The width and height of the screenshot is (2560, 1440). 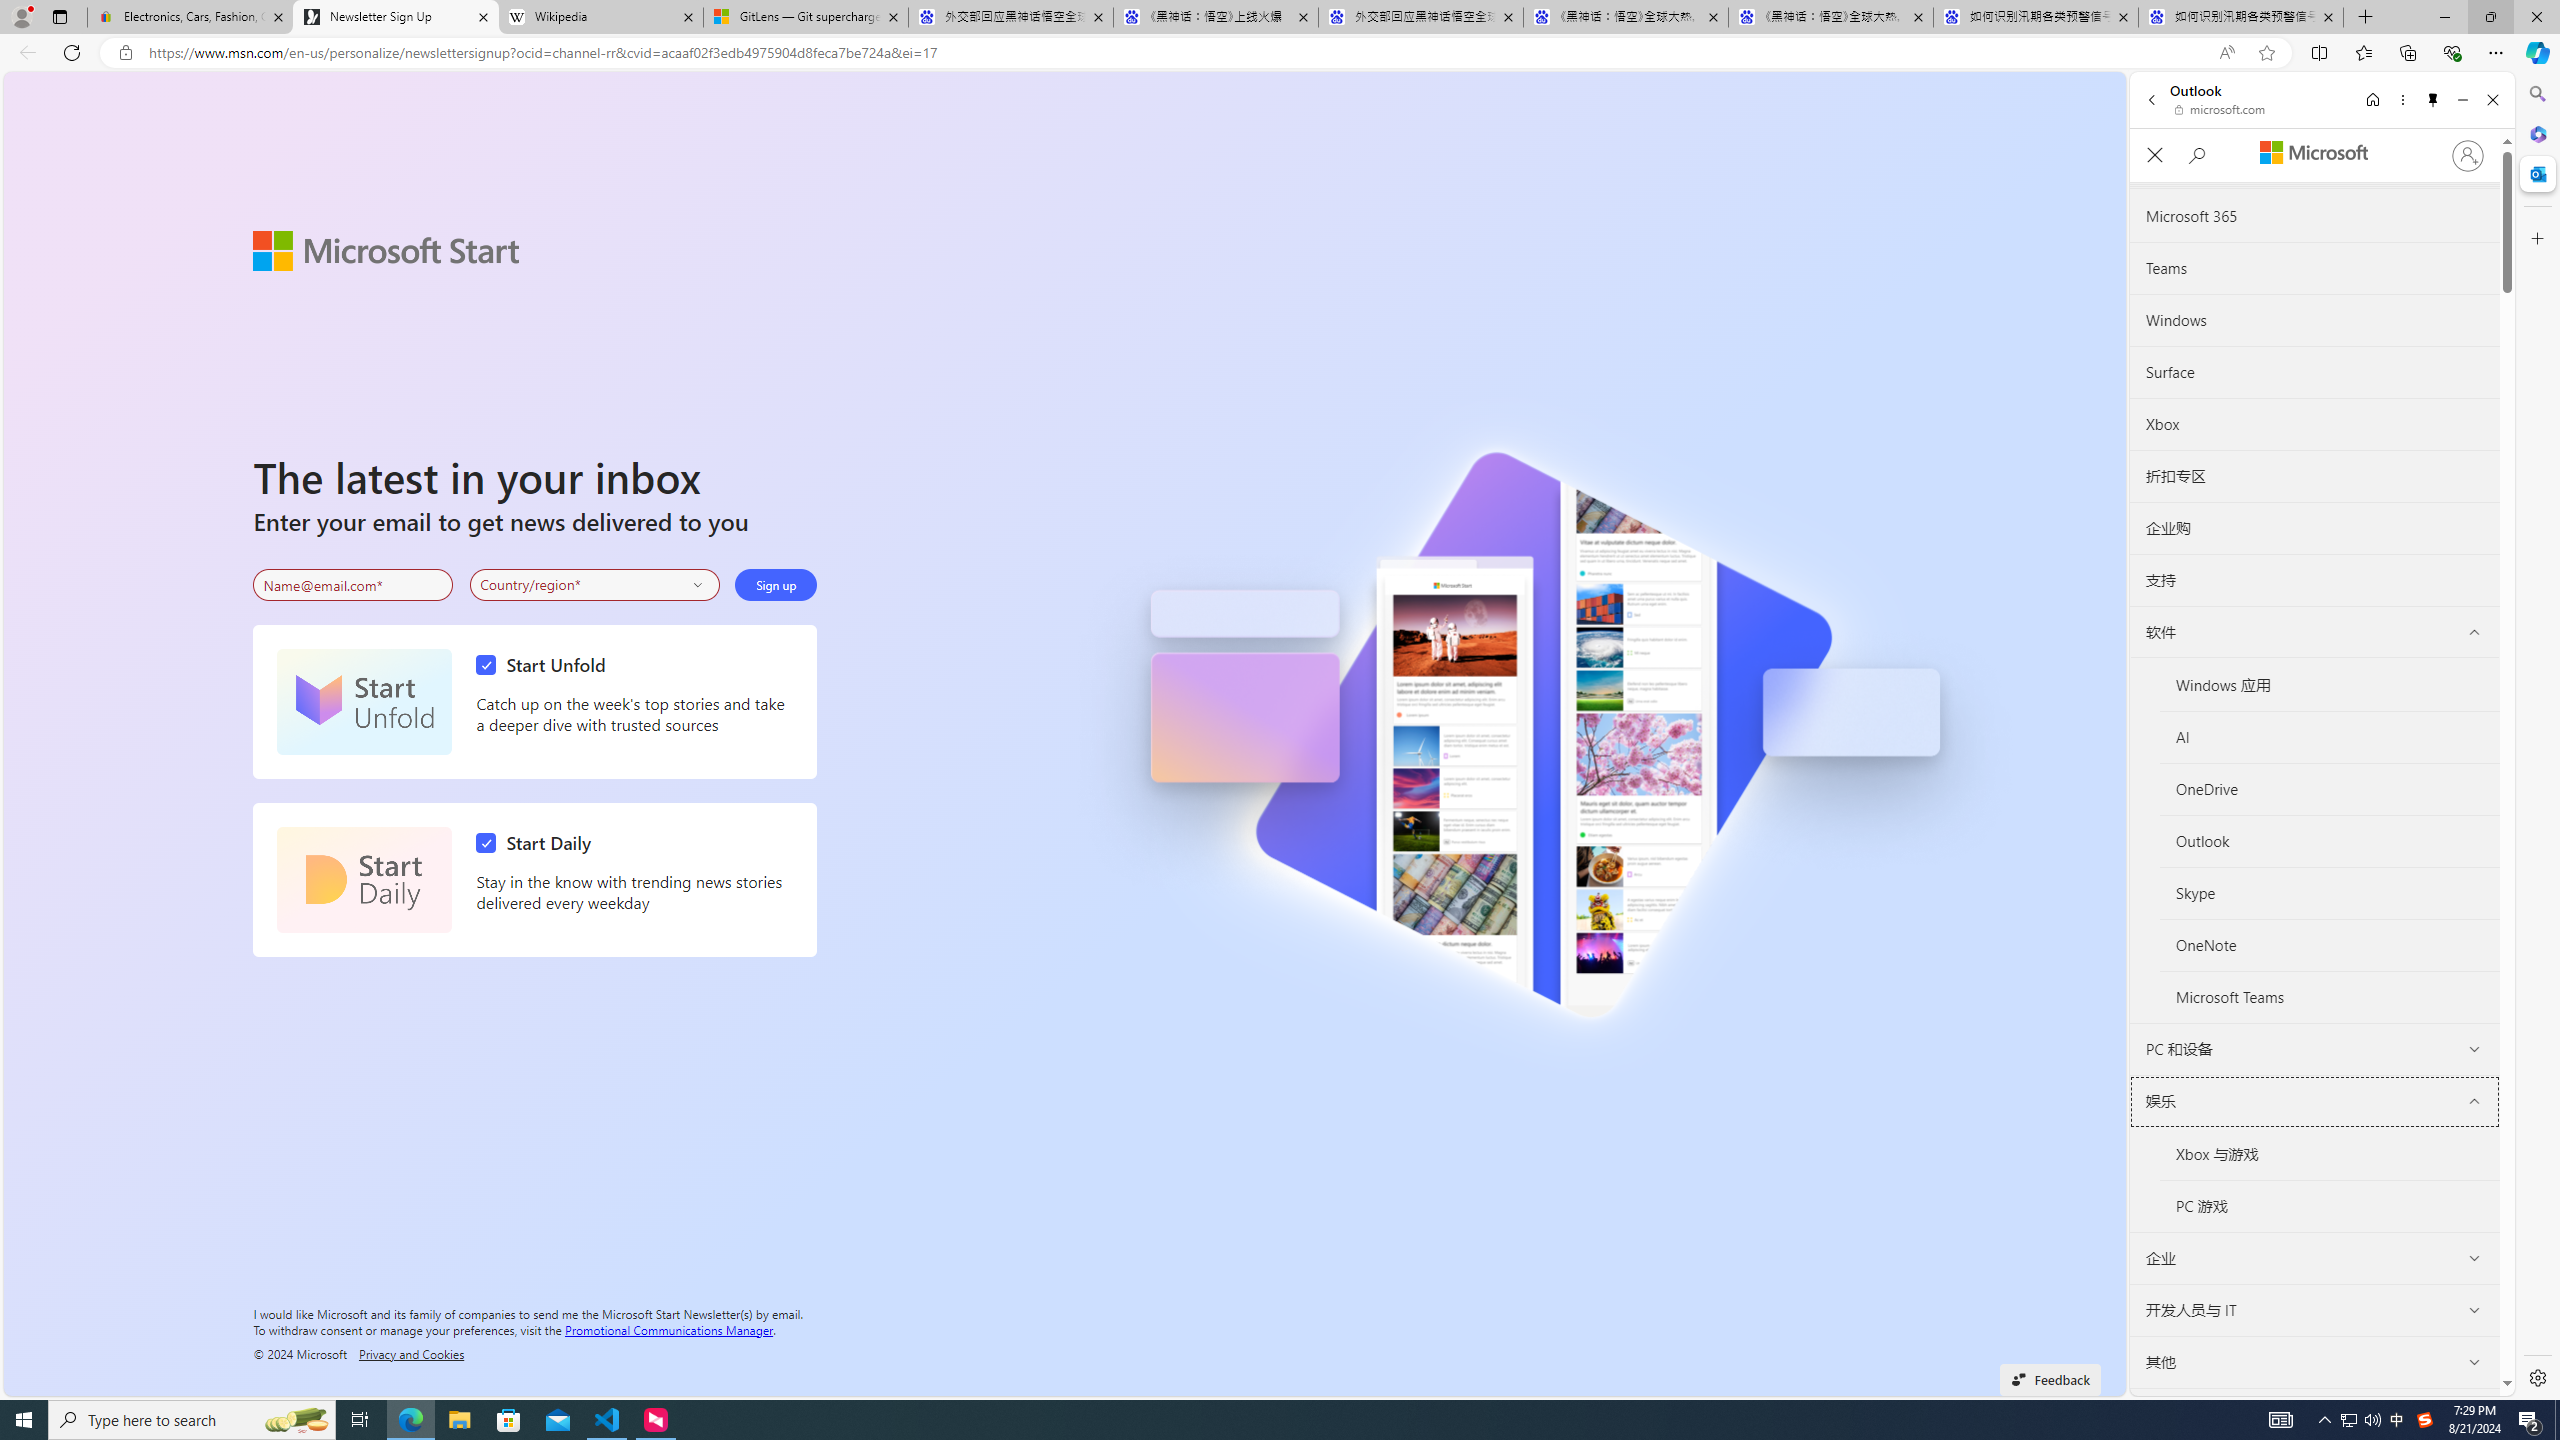 What do you see at coordinates (2314, 371) in the screenshot?
I see `'Surface'` at bounding box center [2314, 371].